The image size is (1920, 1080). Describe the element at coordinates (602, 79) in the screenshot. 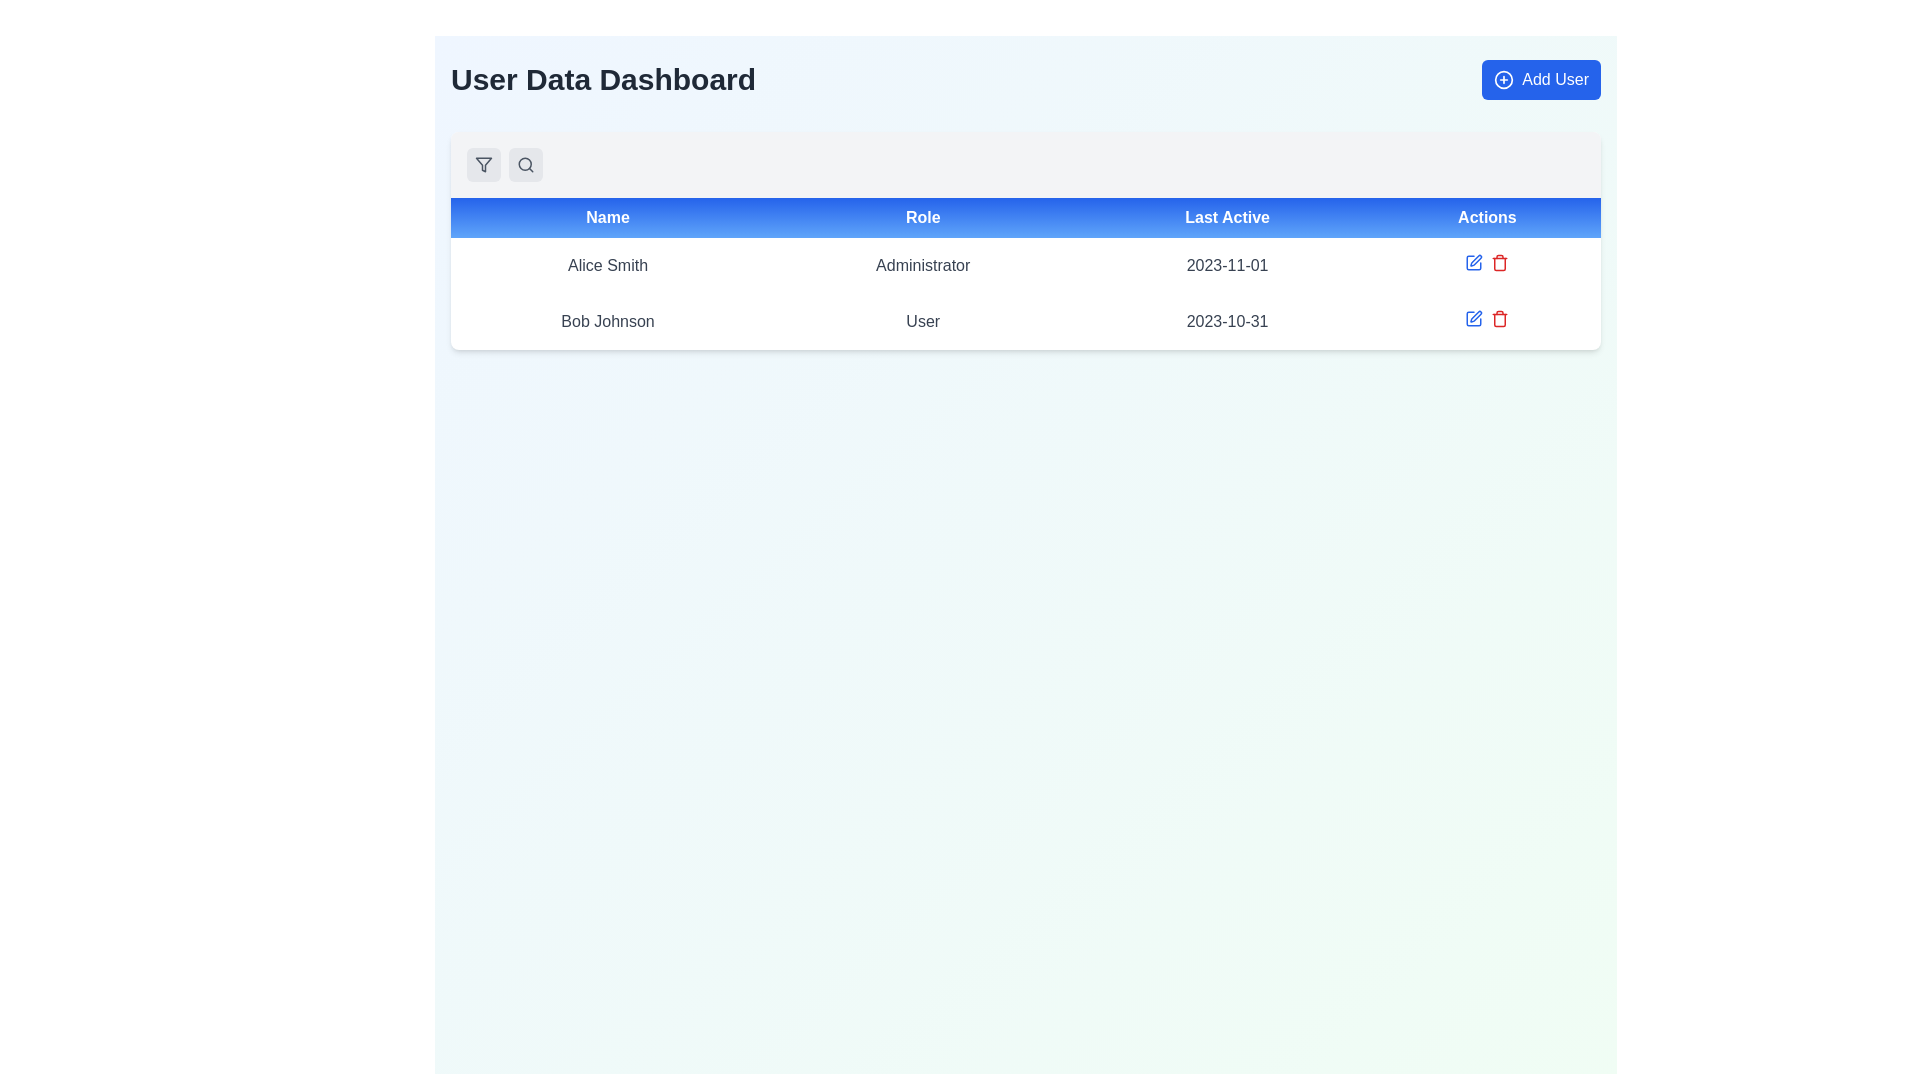

I see `the heading or title text located at the top-left corner of the interface, which identifies the purpose of the dashboard for user data` at that location.